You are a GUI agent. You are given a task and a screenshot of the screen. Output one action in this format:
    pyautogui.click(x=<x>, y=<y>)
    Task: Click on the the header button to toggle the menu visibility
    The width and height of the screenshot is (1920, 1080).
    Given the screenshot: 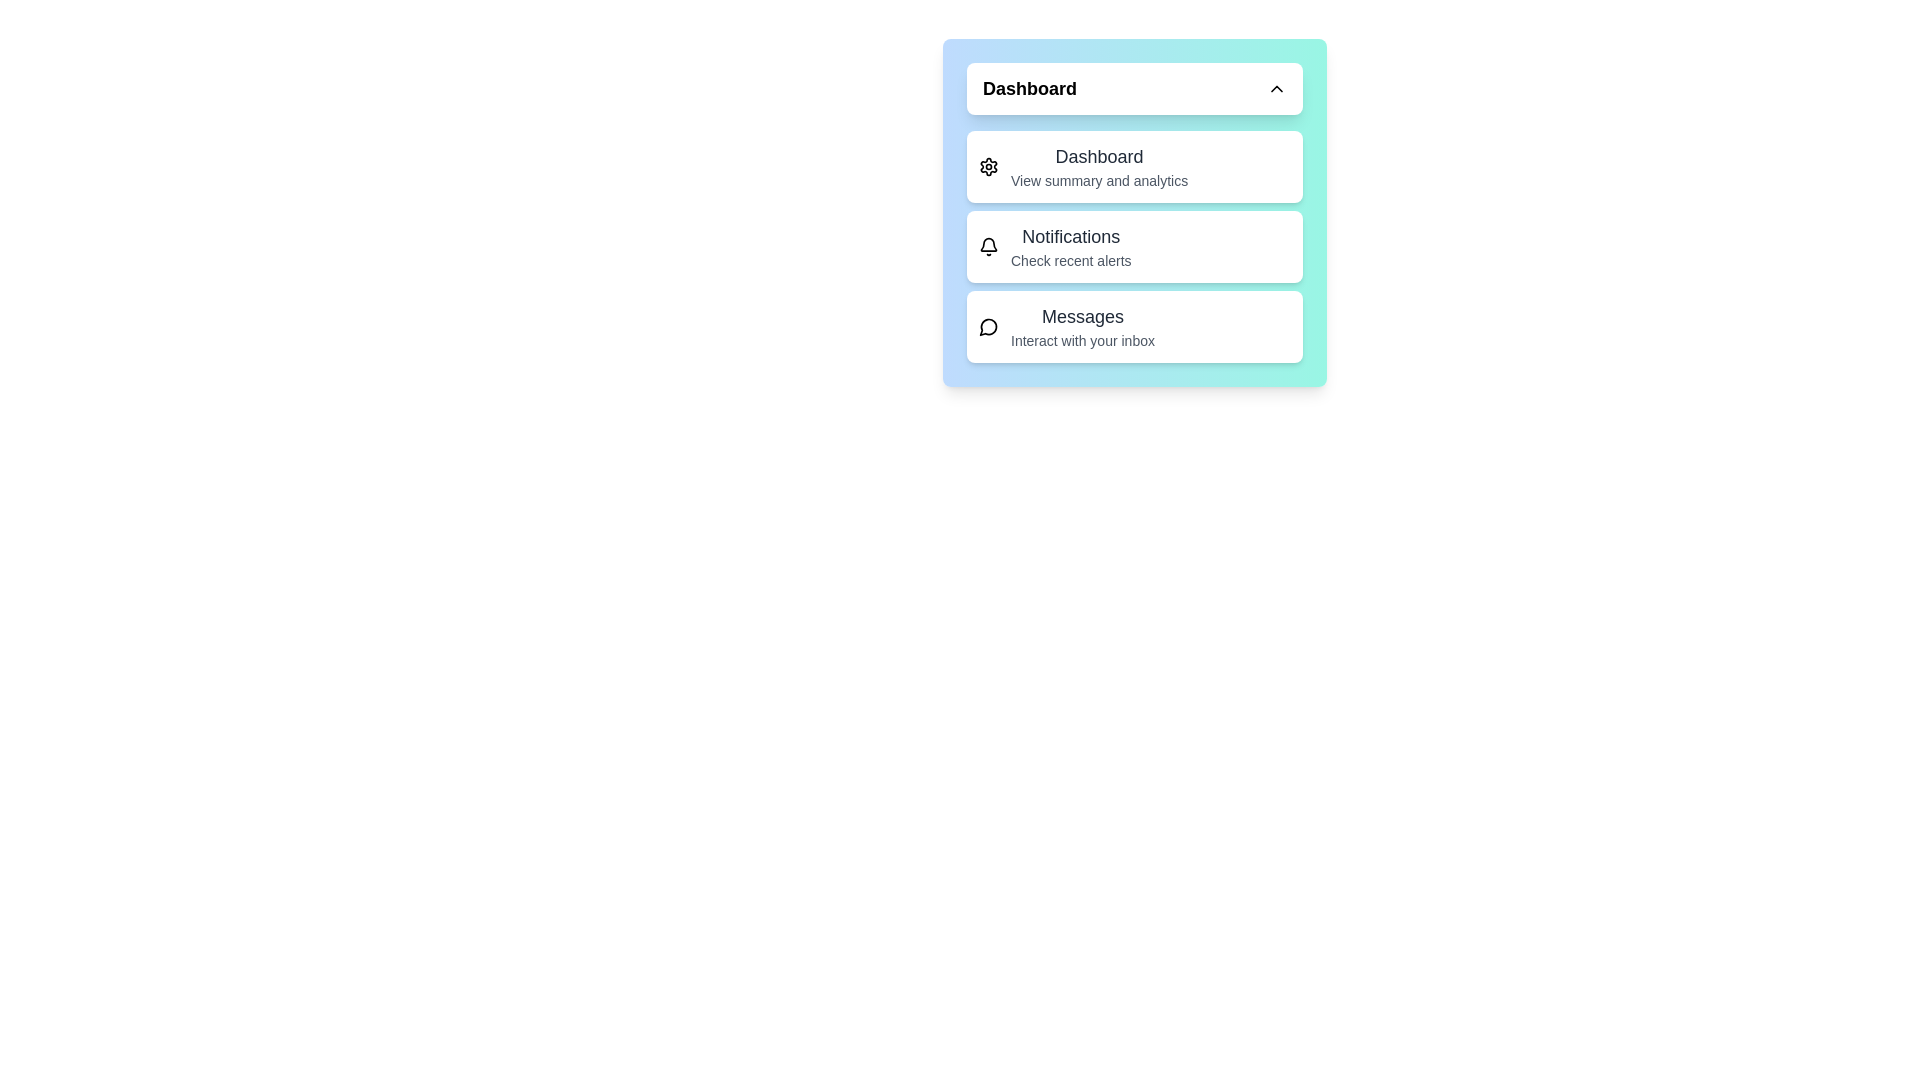 What is the action you would take?
    pyautogui.click(x=1134, y=87)
    